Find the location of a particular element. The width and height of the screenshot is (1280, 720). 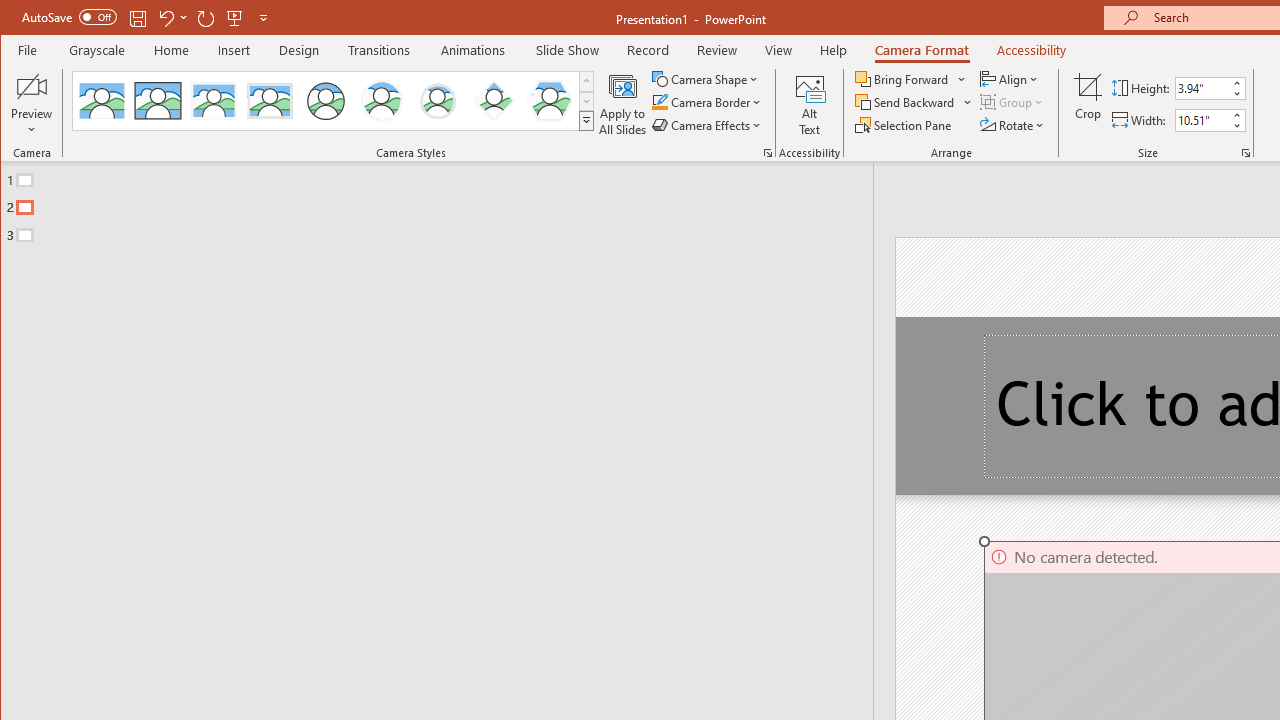

'Simple Frame Circle' is located at coordinates (326, 100).